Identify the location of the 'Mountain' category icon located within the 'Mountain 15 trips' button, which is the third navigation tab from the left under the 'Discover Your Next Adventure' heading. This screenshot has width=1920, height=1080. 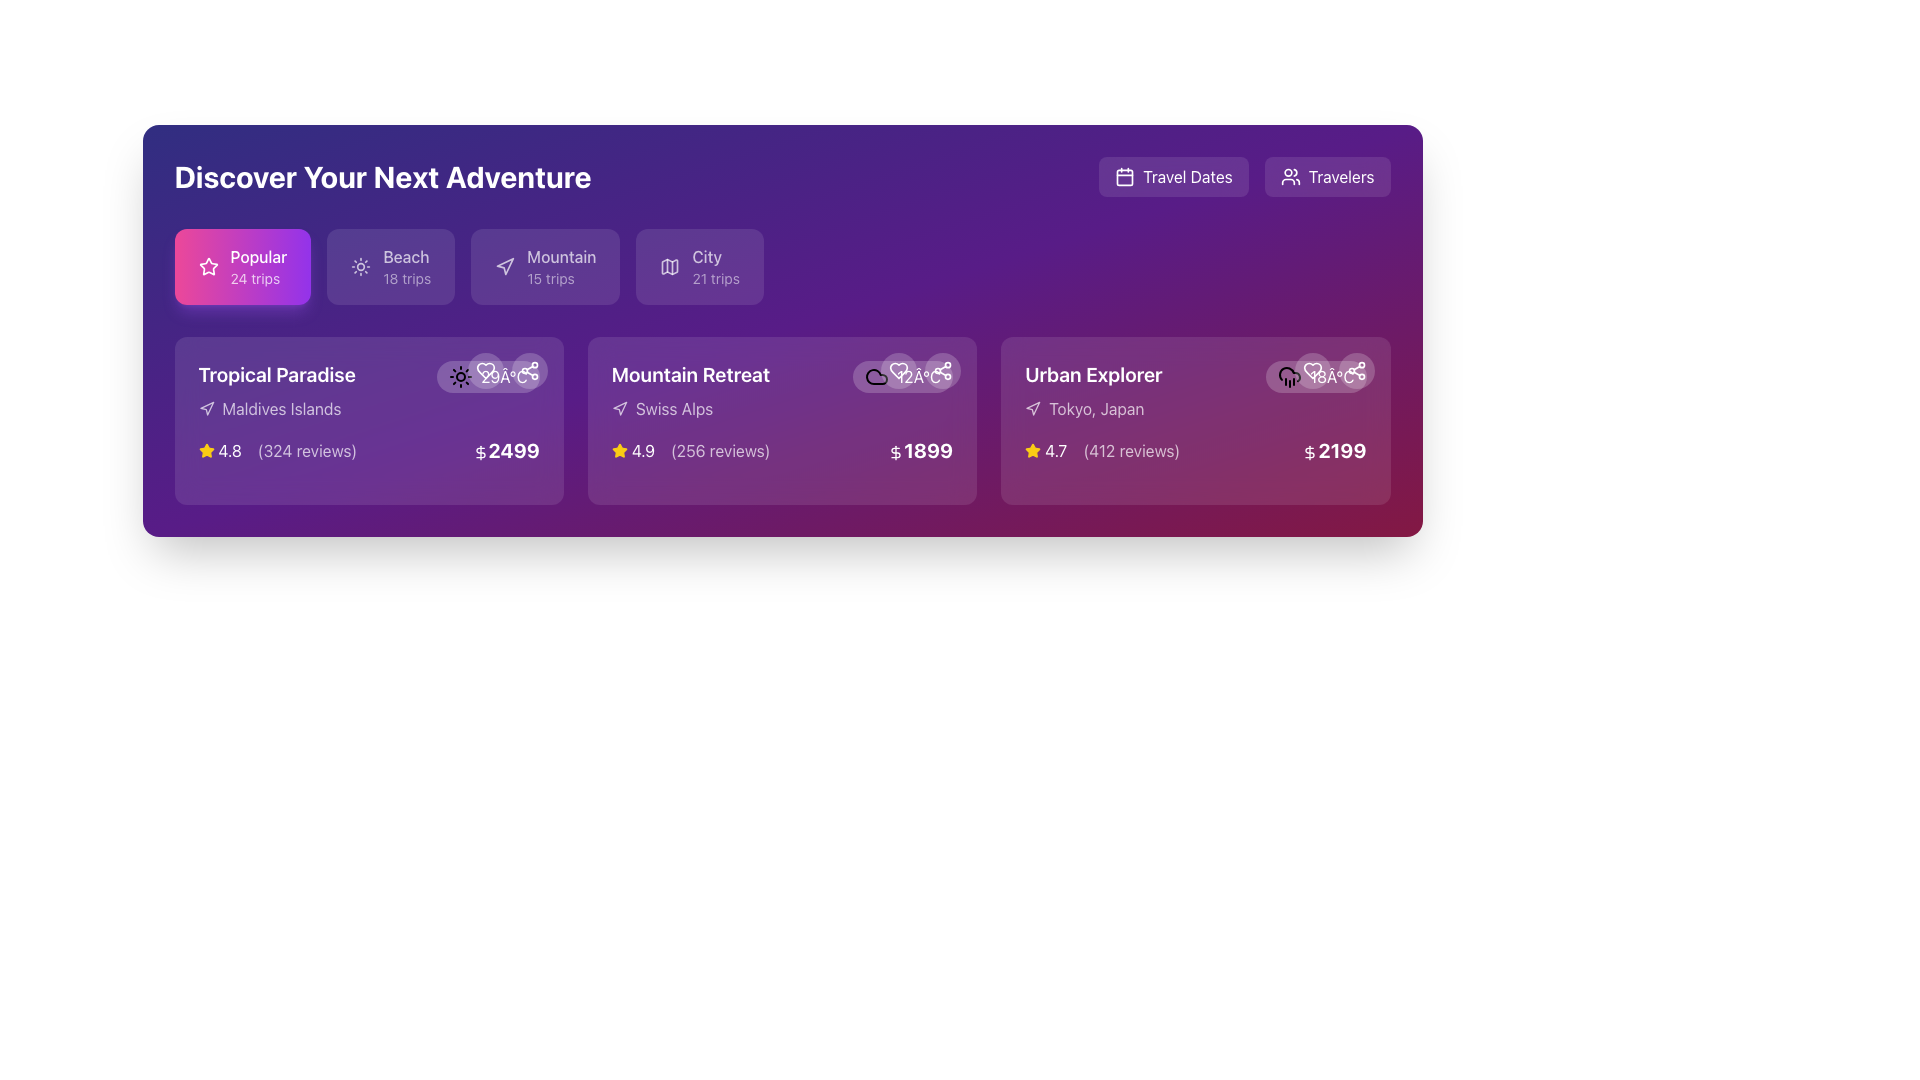
(505, 265).